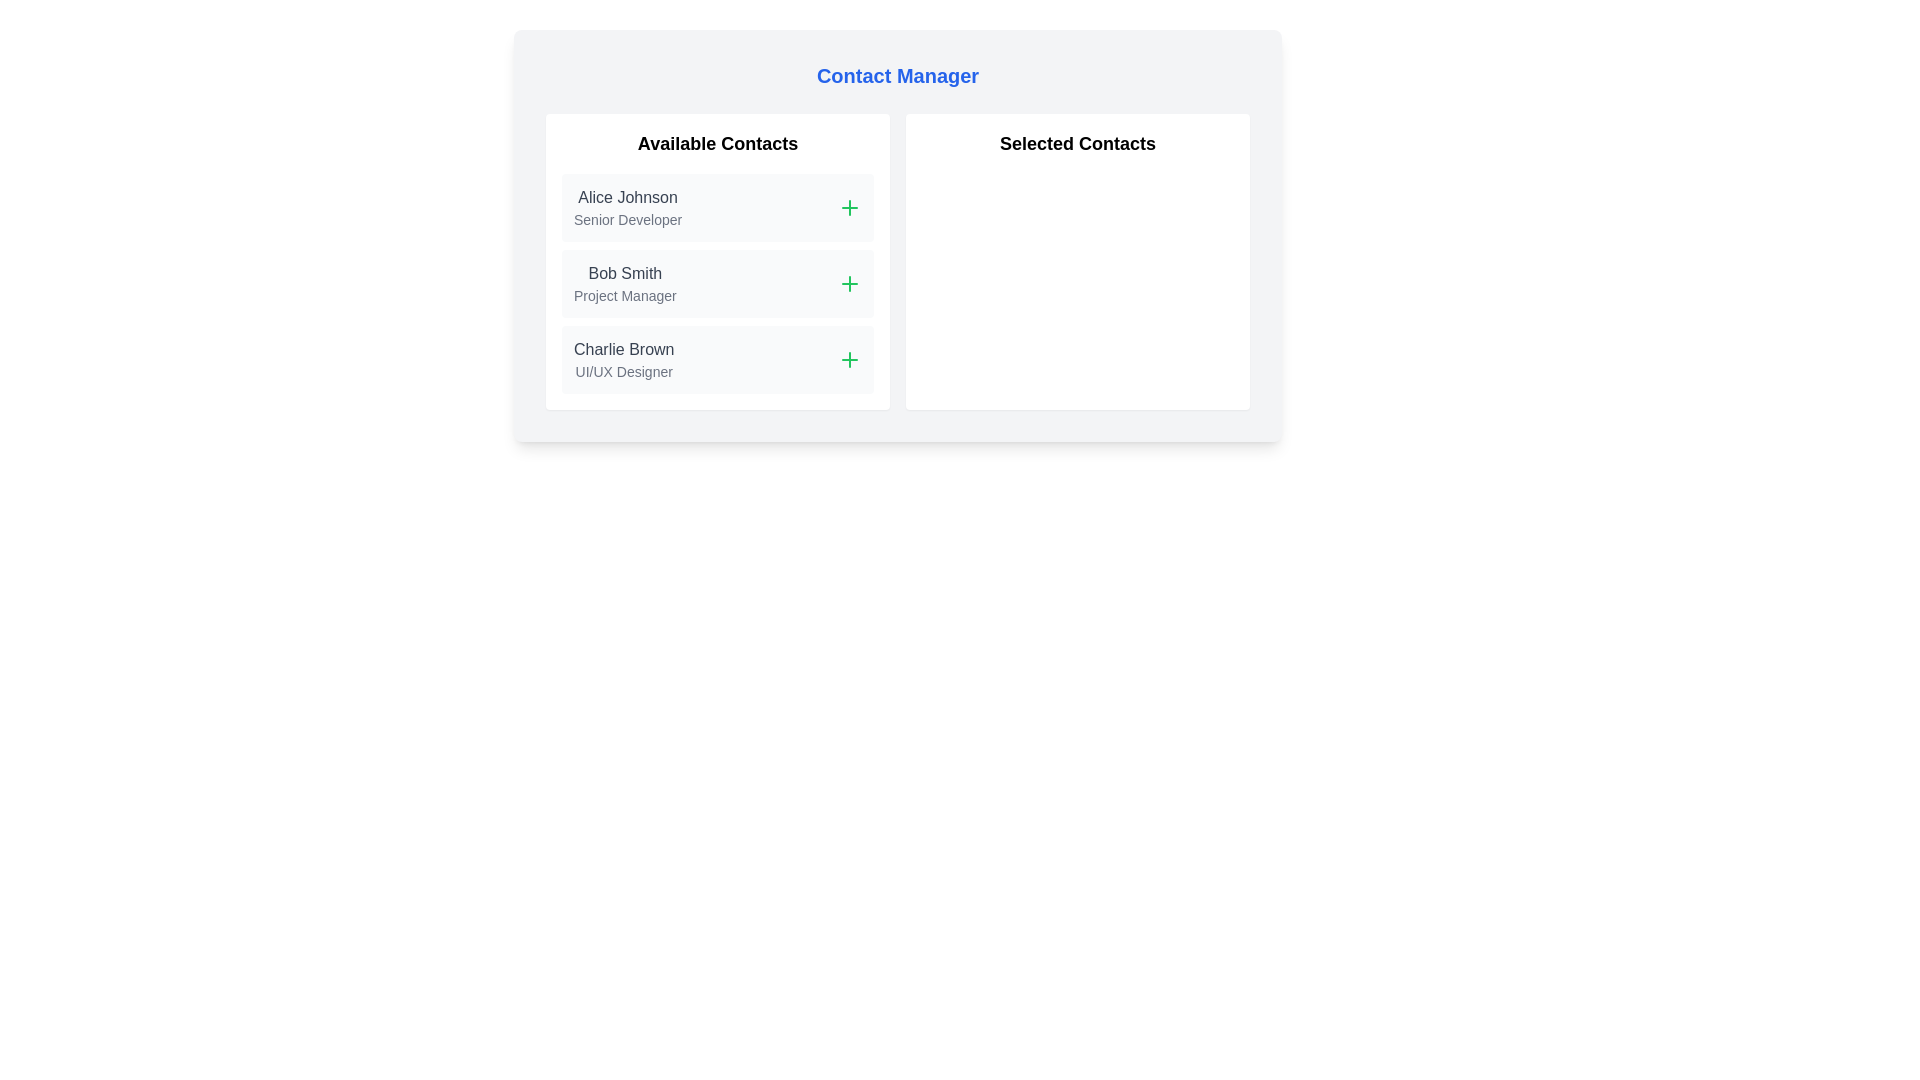 The height and width of the screenshot is (1080, 1920). What do you see at coordinates (624, 284) in the screenshot?
I see `the Text Display that shows the contact information for the individual located in the second row of the 'Available Contacts' section, positioned between 'Alice Johnson Senior Developer' and 'Charlie Brown UI/UX Designer'` at bounding box center [624, 284].